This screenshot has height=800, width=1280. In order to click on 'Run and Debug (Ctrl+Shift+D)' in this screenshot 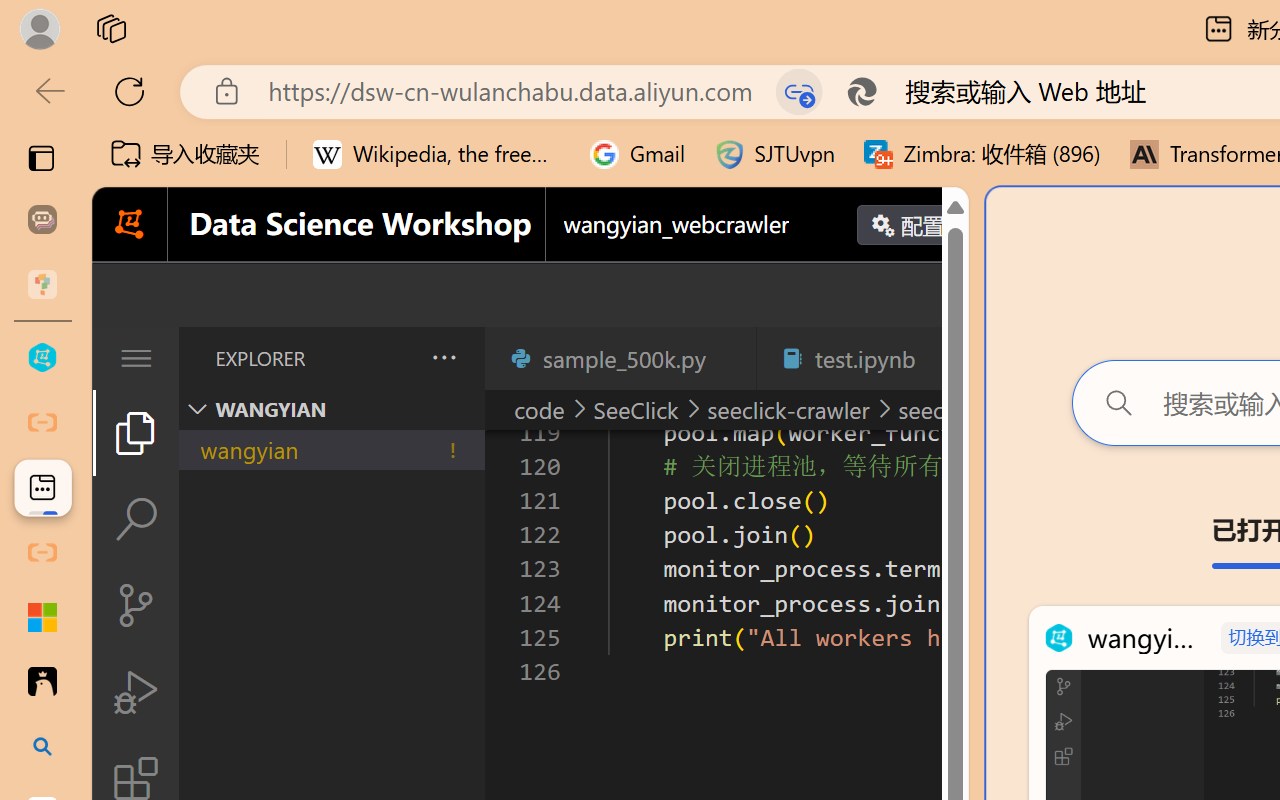, I will do `click(134, 692)`.